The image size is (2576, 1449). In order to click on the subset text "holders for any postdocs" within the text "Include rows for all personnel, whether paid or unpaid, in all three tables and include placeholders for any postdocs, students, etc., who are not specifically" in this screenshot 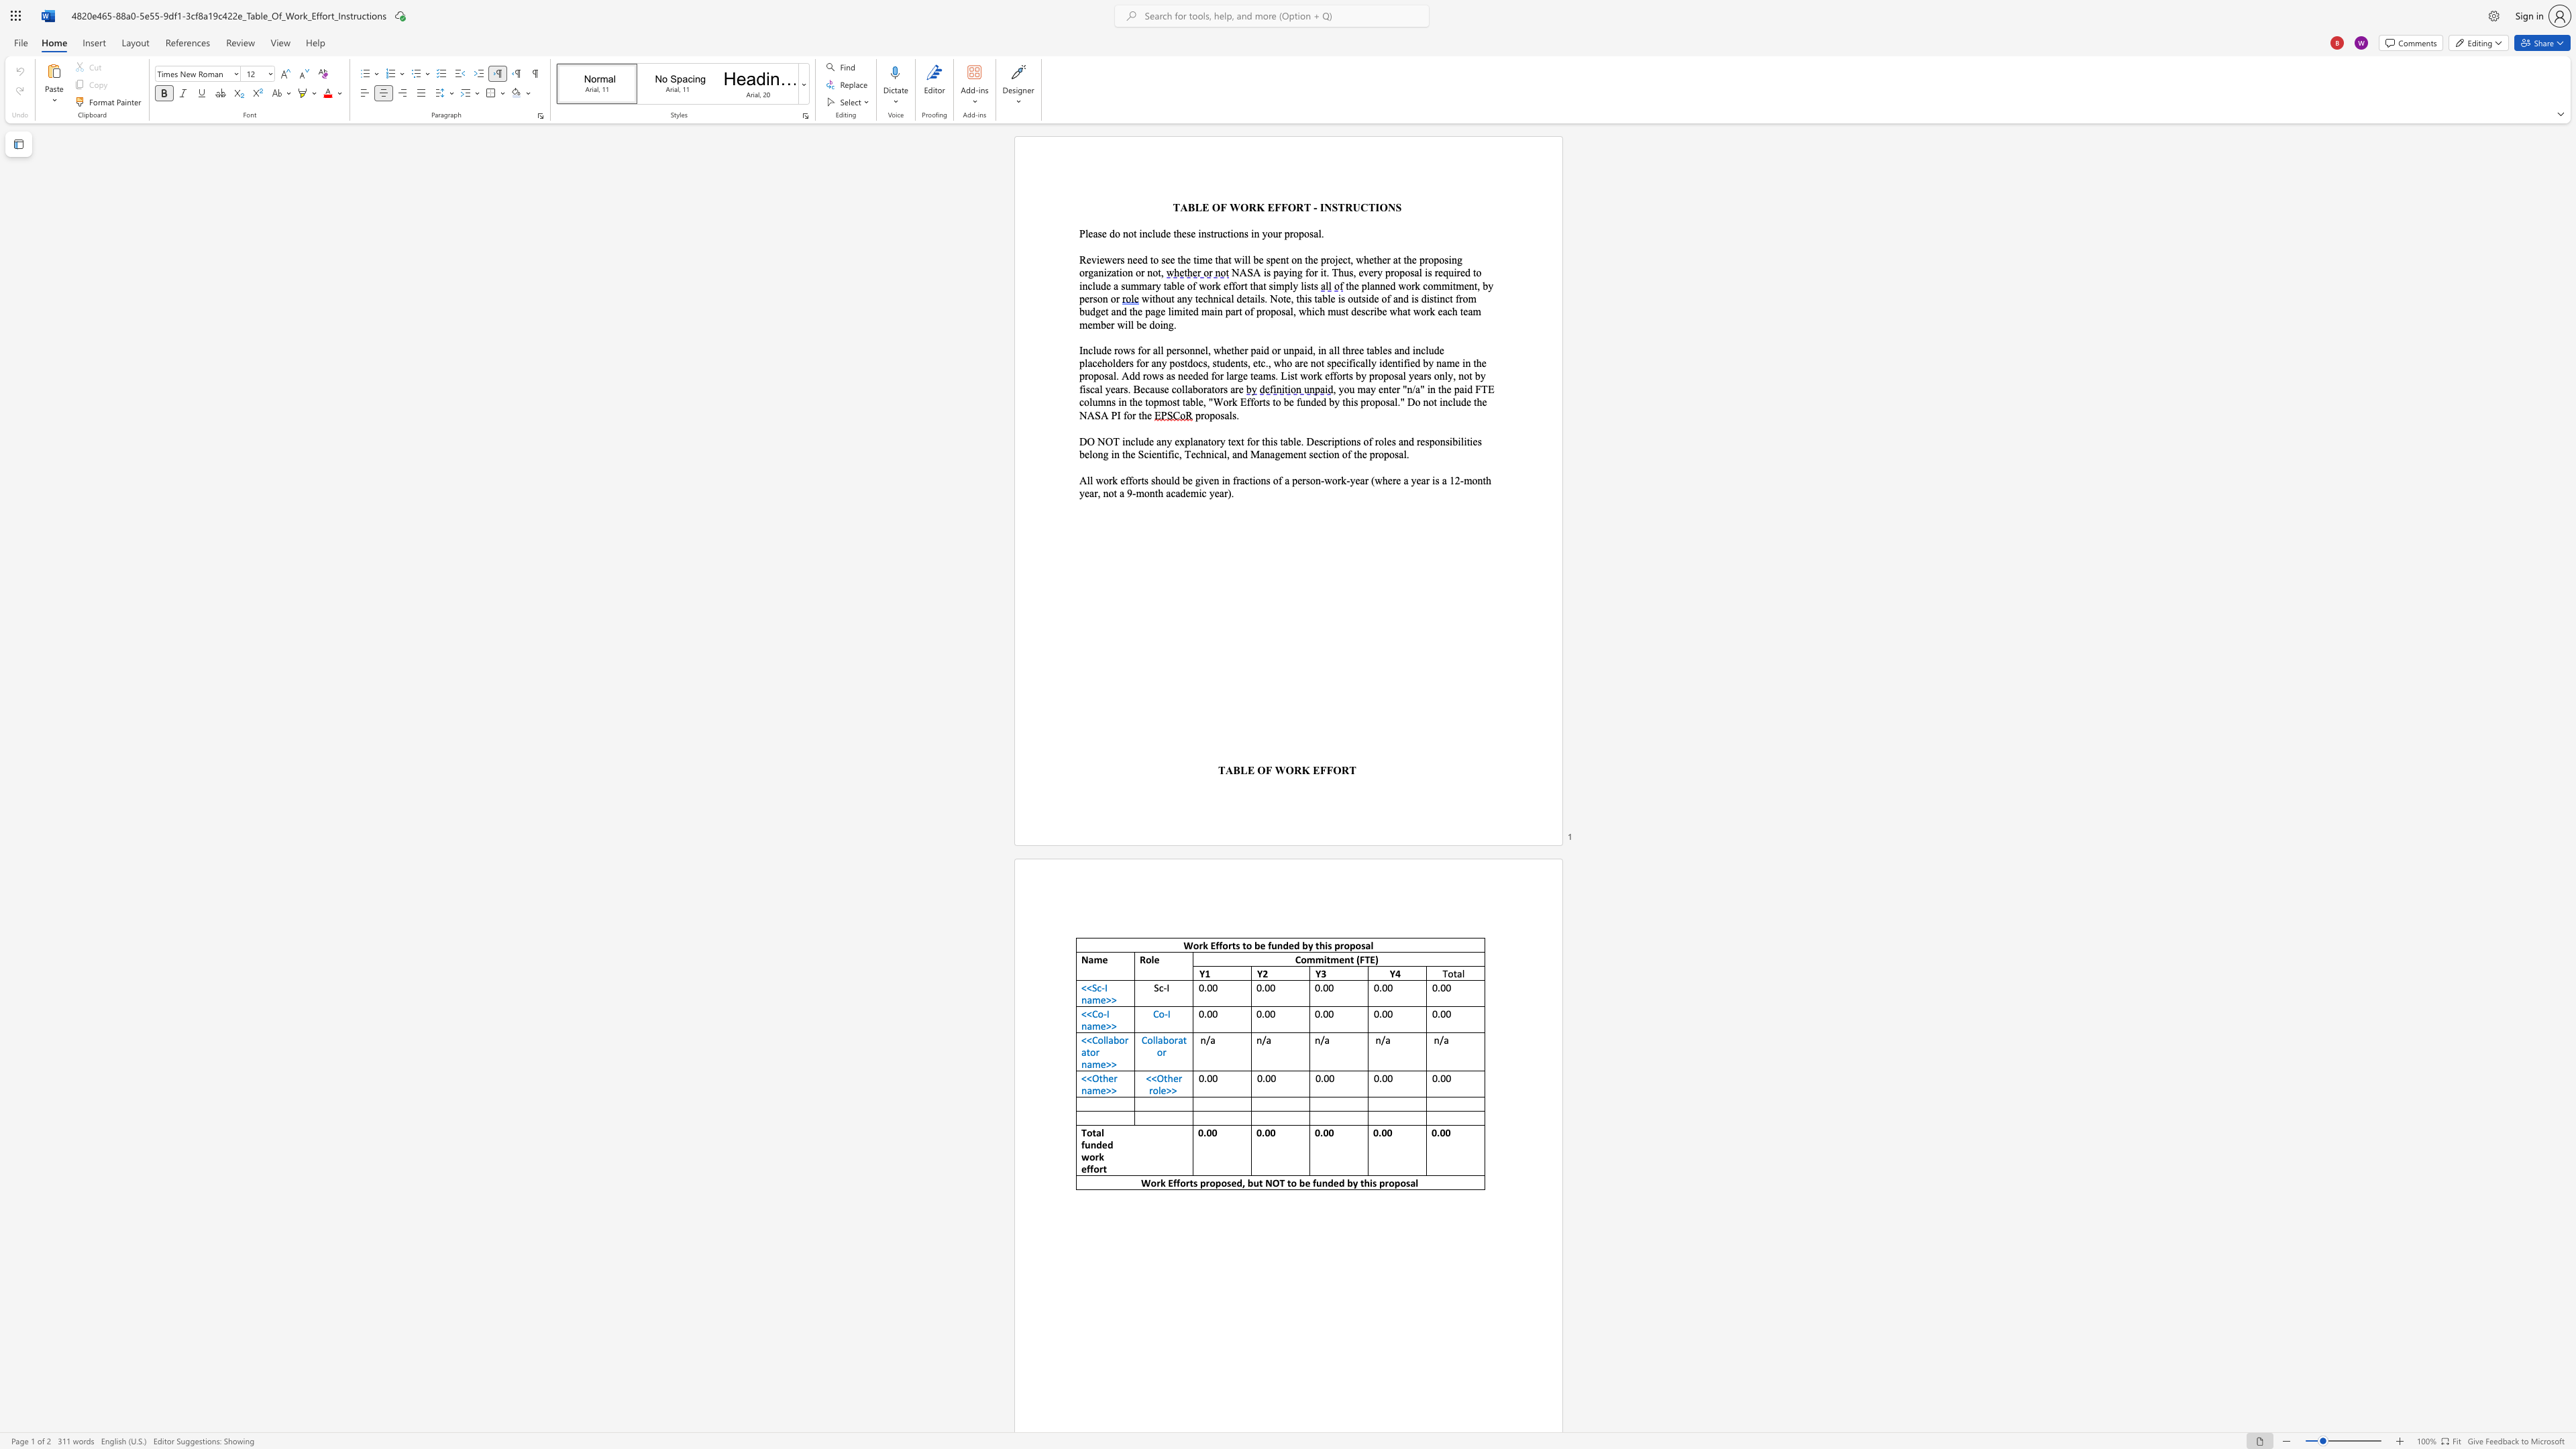, I will do `click(1102, 362)`.